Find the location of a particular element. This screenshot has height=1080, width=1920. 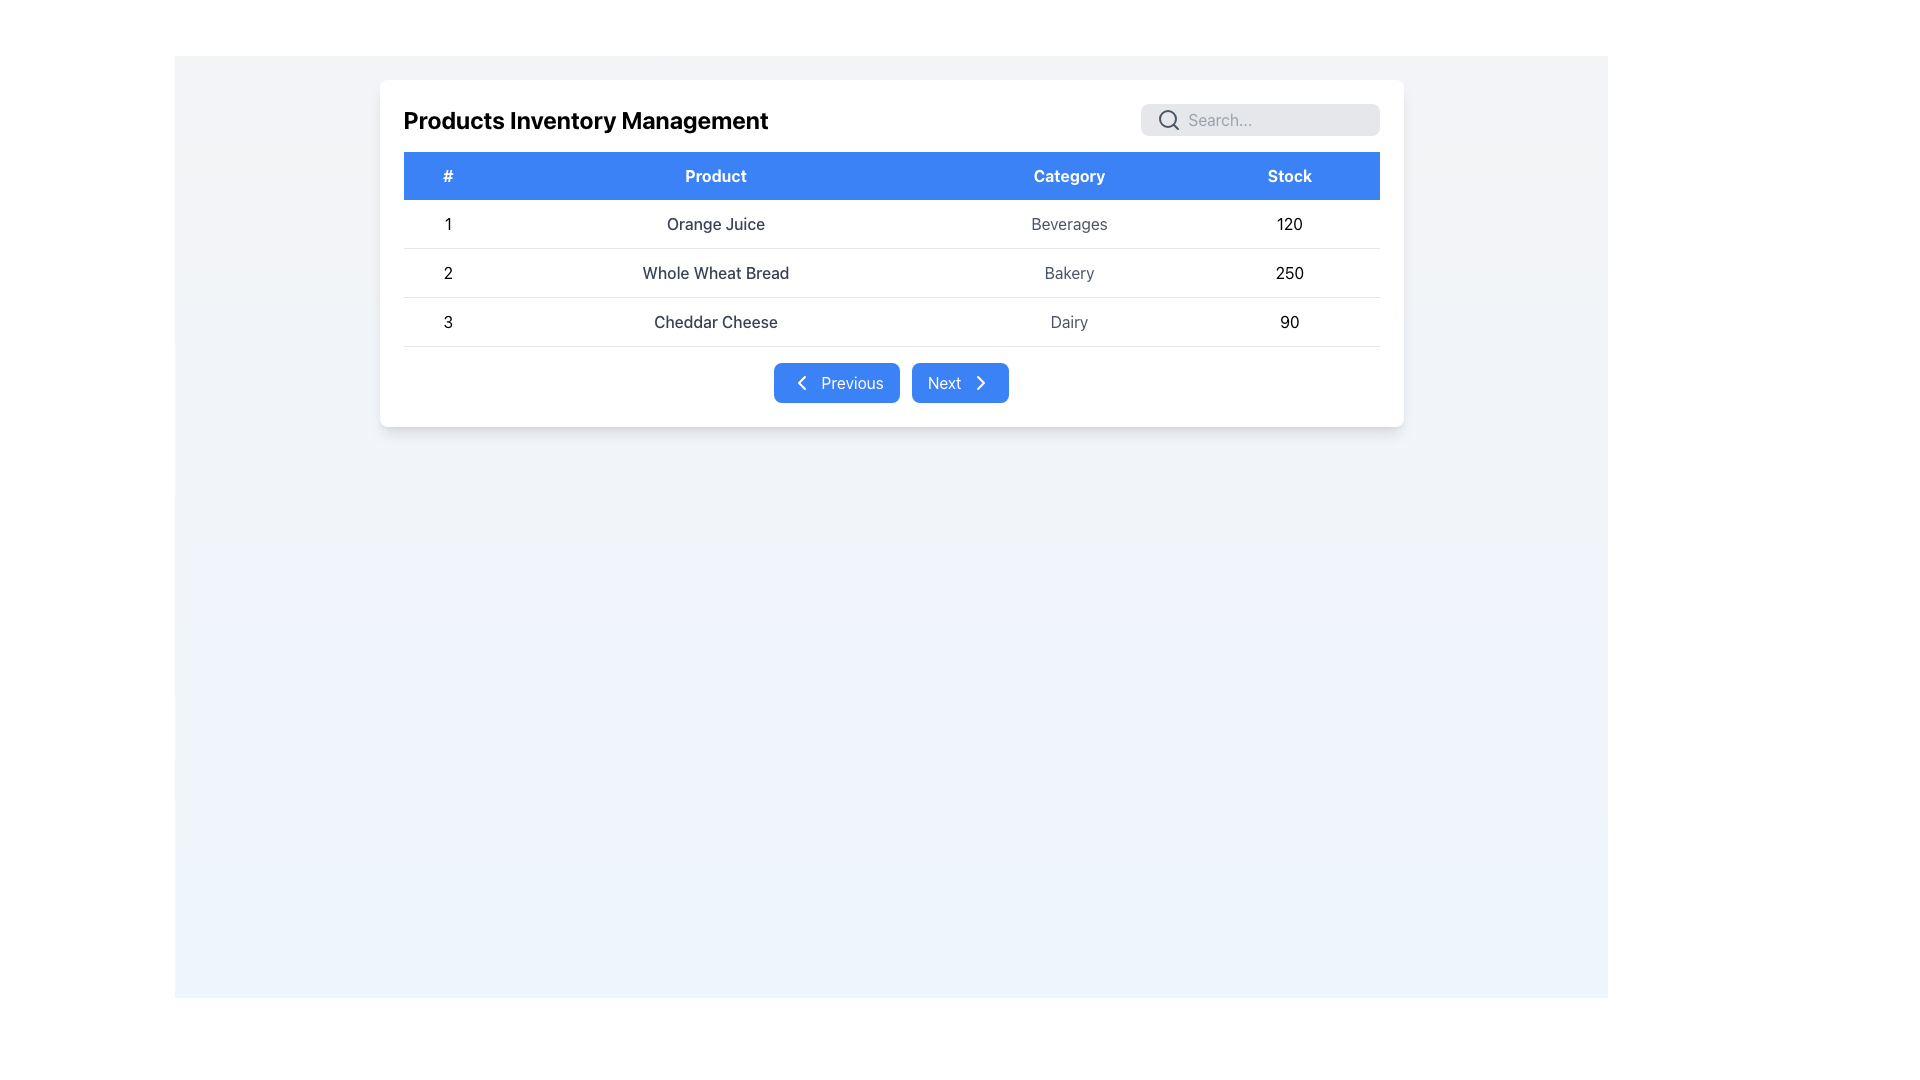

the first row of the 'Products Inventory Management' table is located at coordinates (890, 224).